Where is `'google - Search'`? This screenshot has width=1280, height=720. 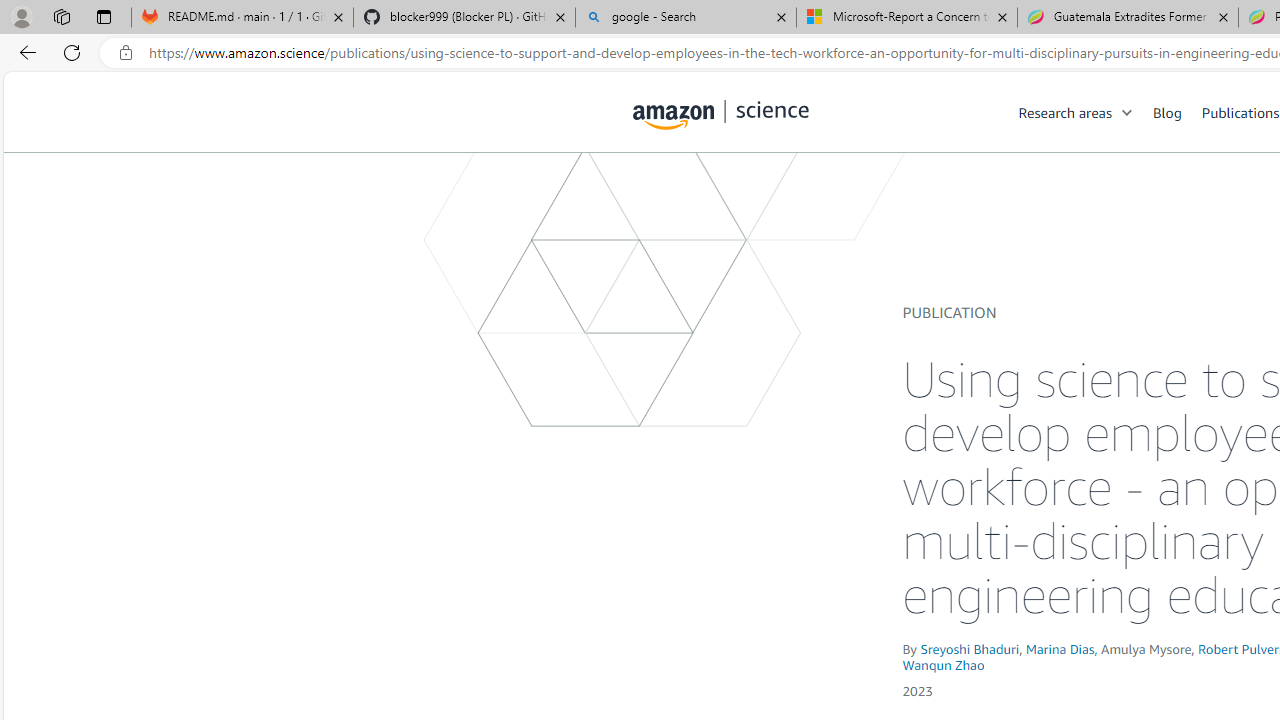 'google - Search' is located at coordinates (686, 17).